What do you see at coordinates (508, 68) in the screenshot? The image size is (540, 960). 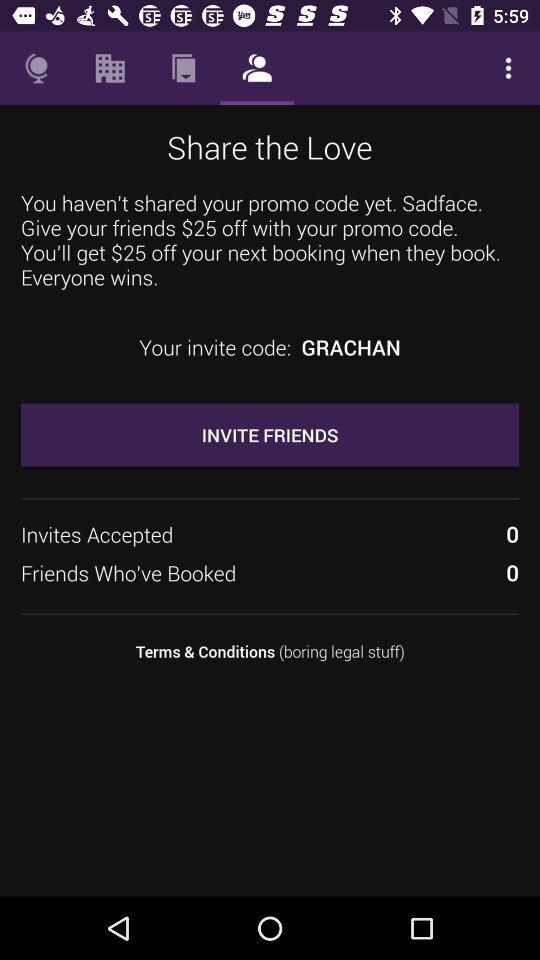 I see `item at the top right corner` at bounding box center [508, 68].